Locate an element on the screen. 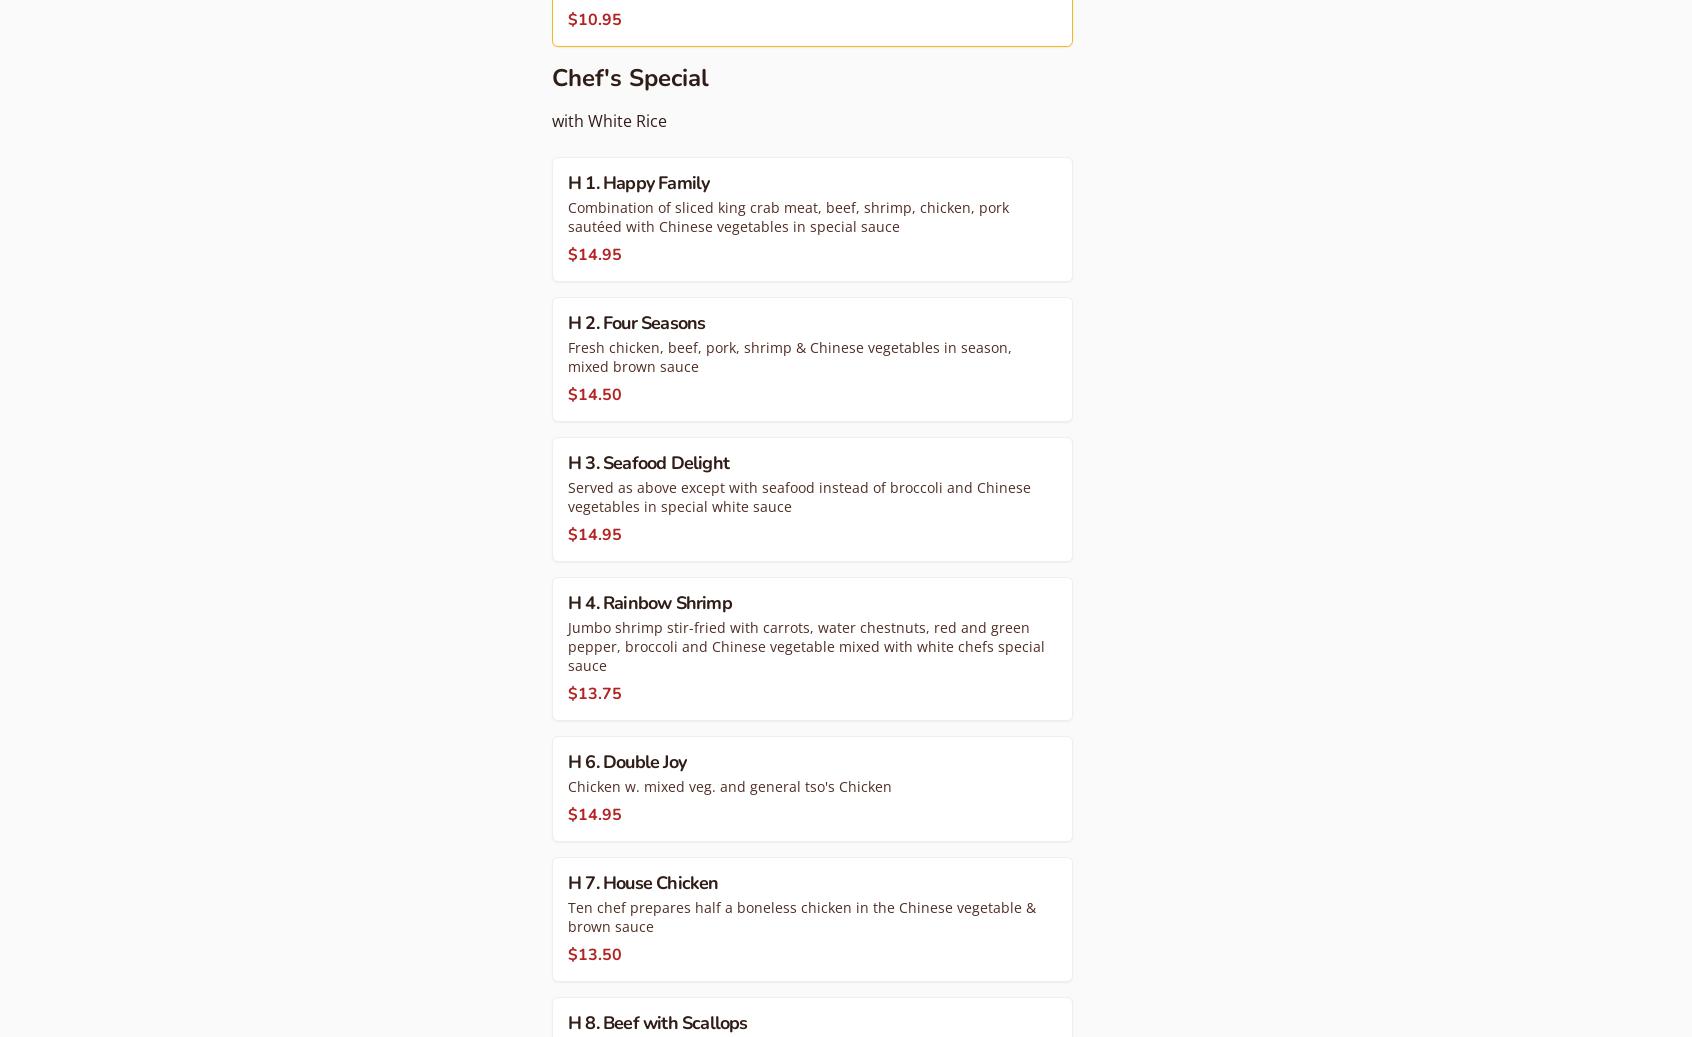 This screenshot has height=1037, width=1692. '$13.50' is located at coordinates (594, 954).